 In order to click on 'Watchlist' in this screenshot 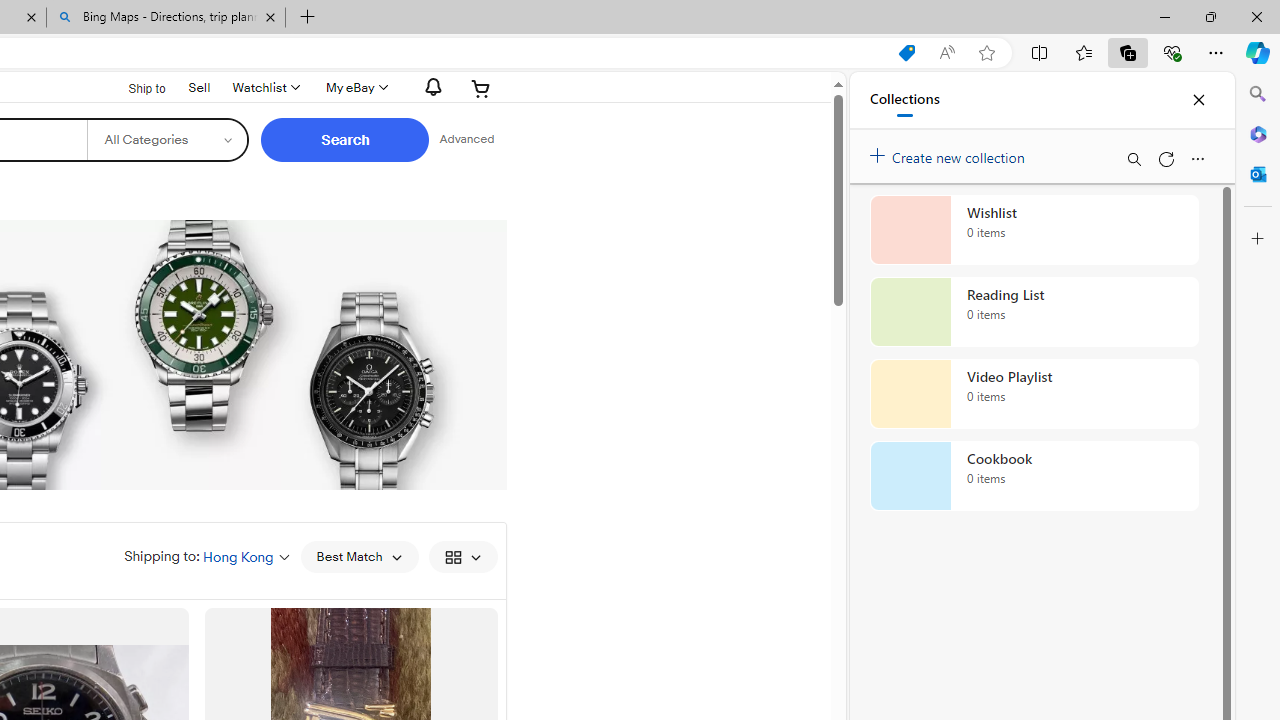, I will do `click(263, 87)`.